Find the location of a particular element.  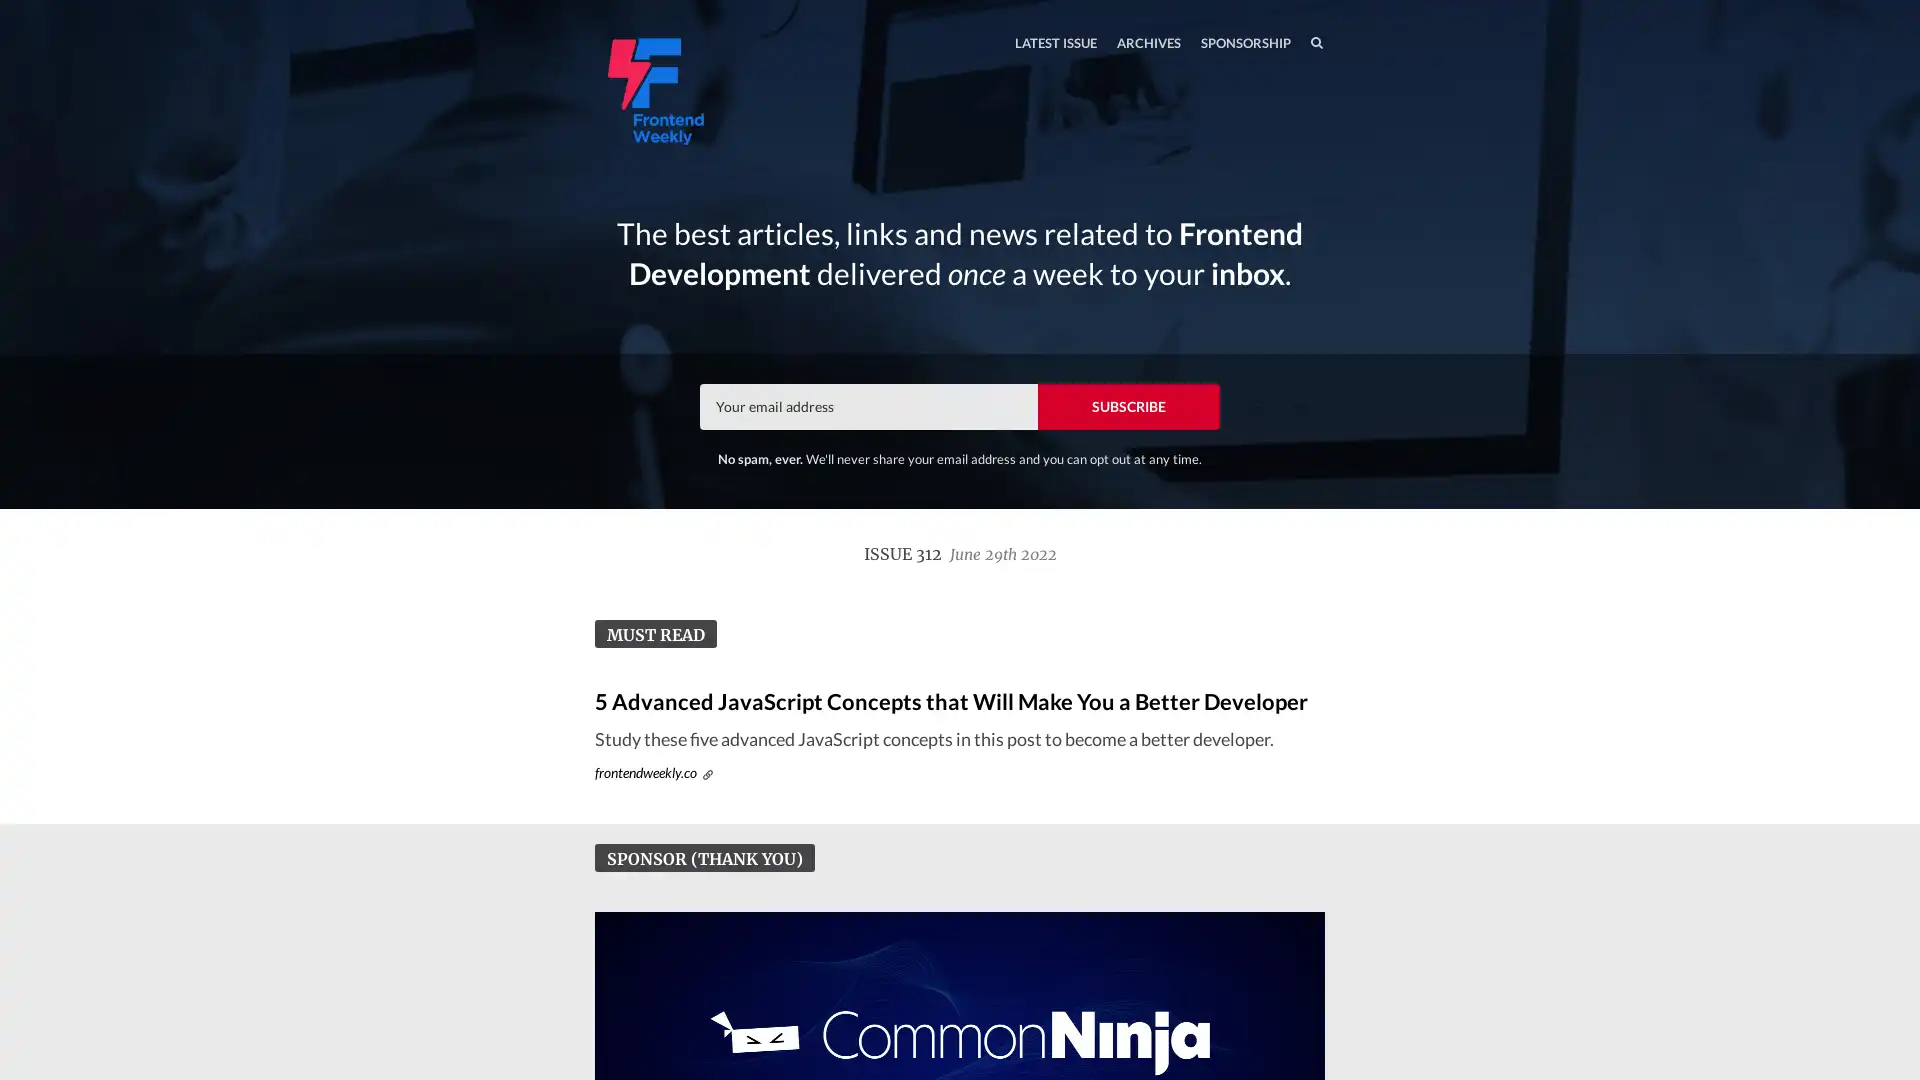

TOGGLE MENU is located at coordinates (598, 4).